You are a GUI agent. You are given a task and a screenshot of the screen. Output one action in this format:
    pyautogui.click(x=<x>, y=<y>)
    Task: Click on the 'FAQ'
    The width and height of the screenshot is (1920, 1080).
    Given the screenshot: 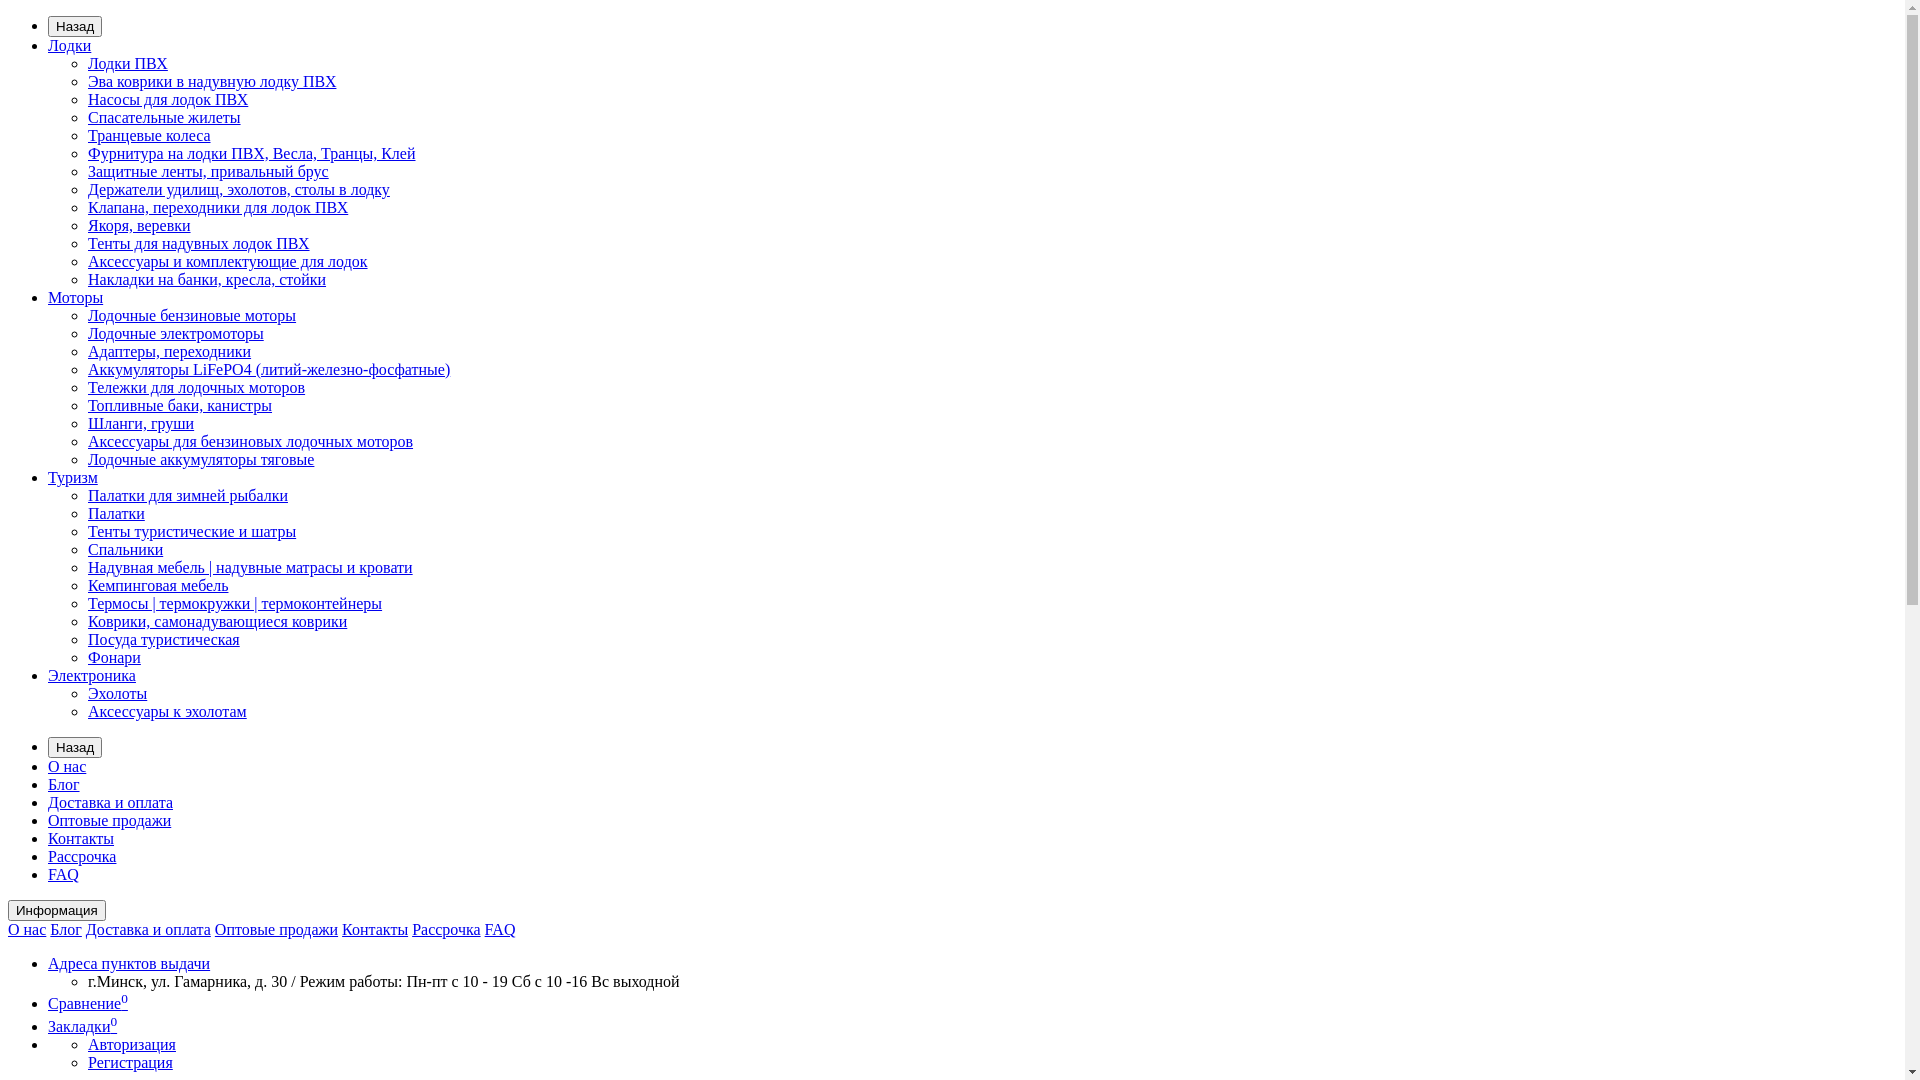 What is the action you would take?
    pyautogui.click(x=500, y=929)
    